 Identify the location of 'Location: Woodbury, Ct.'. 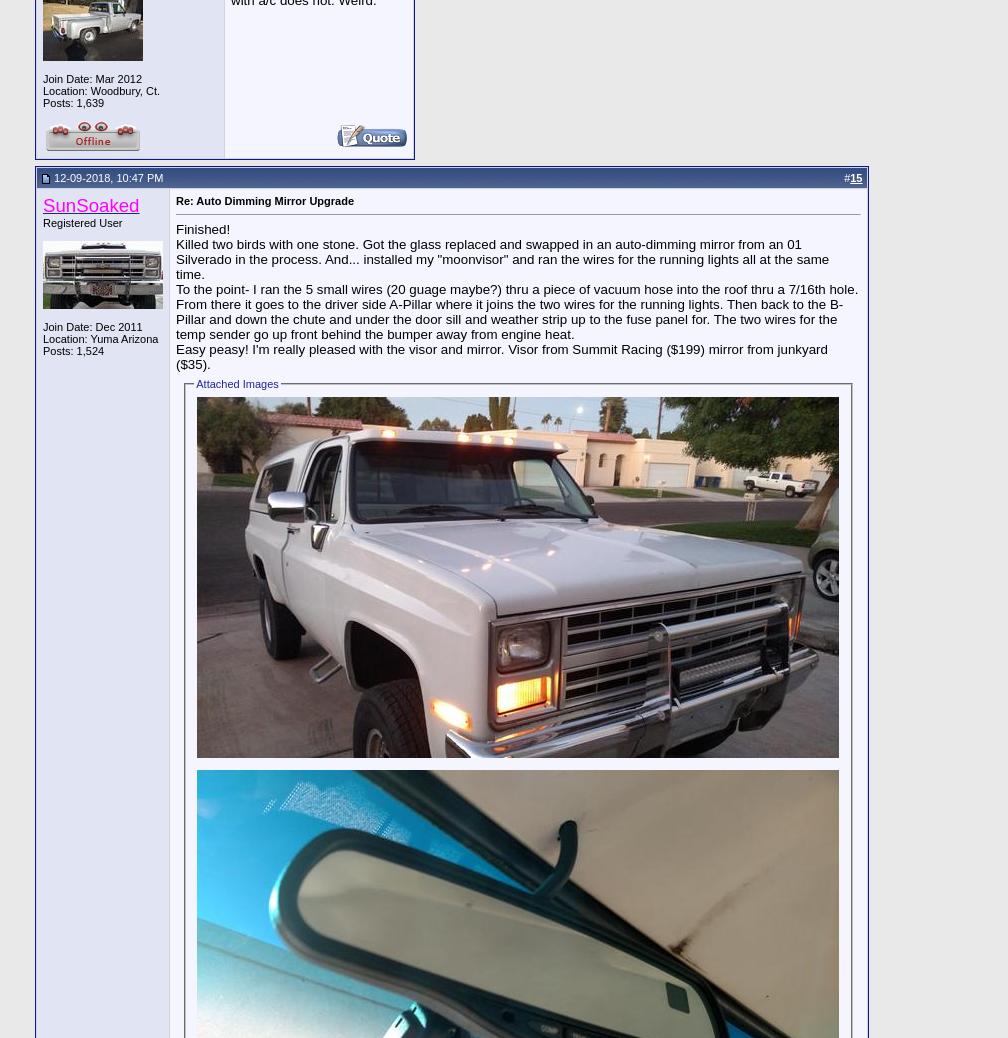
(101, 88).